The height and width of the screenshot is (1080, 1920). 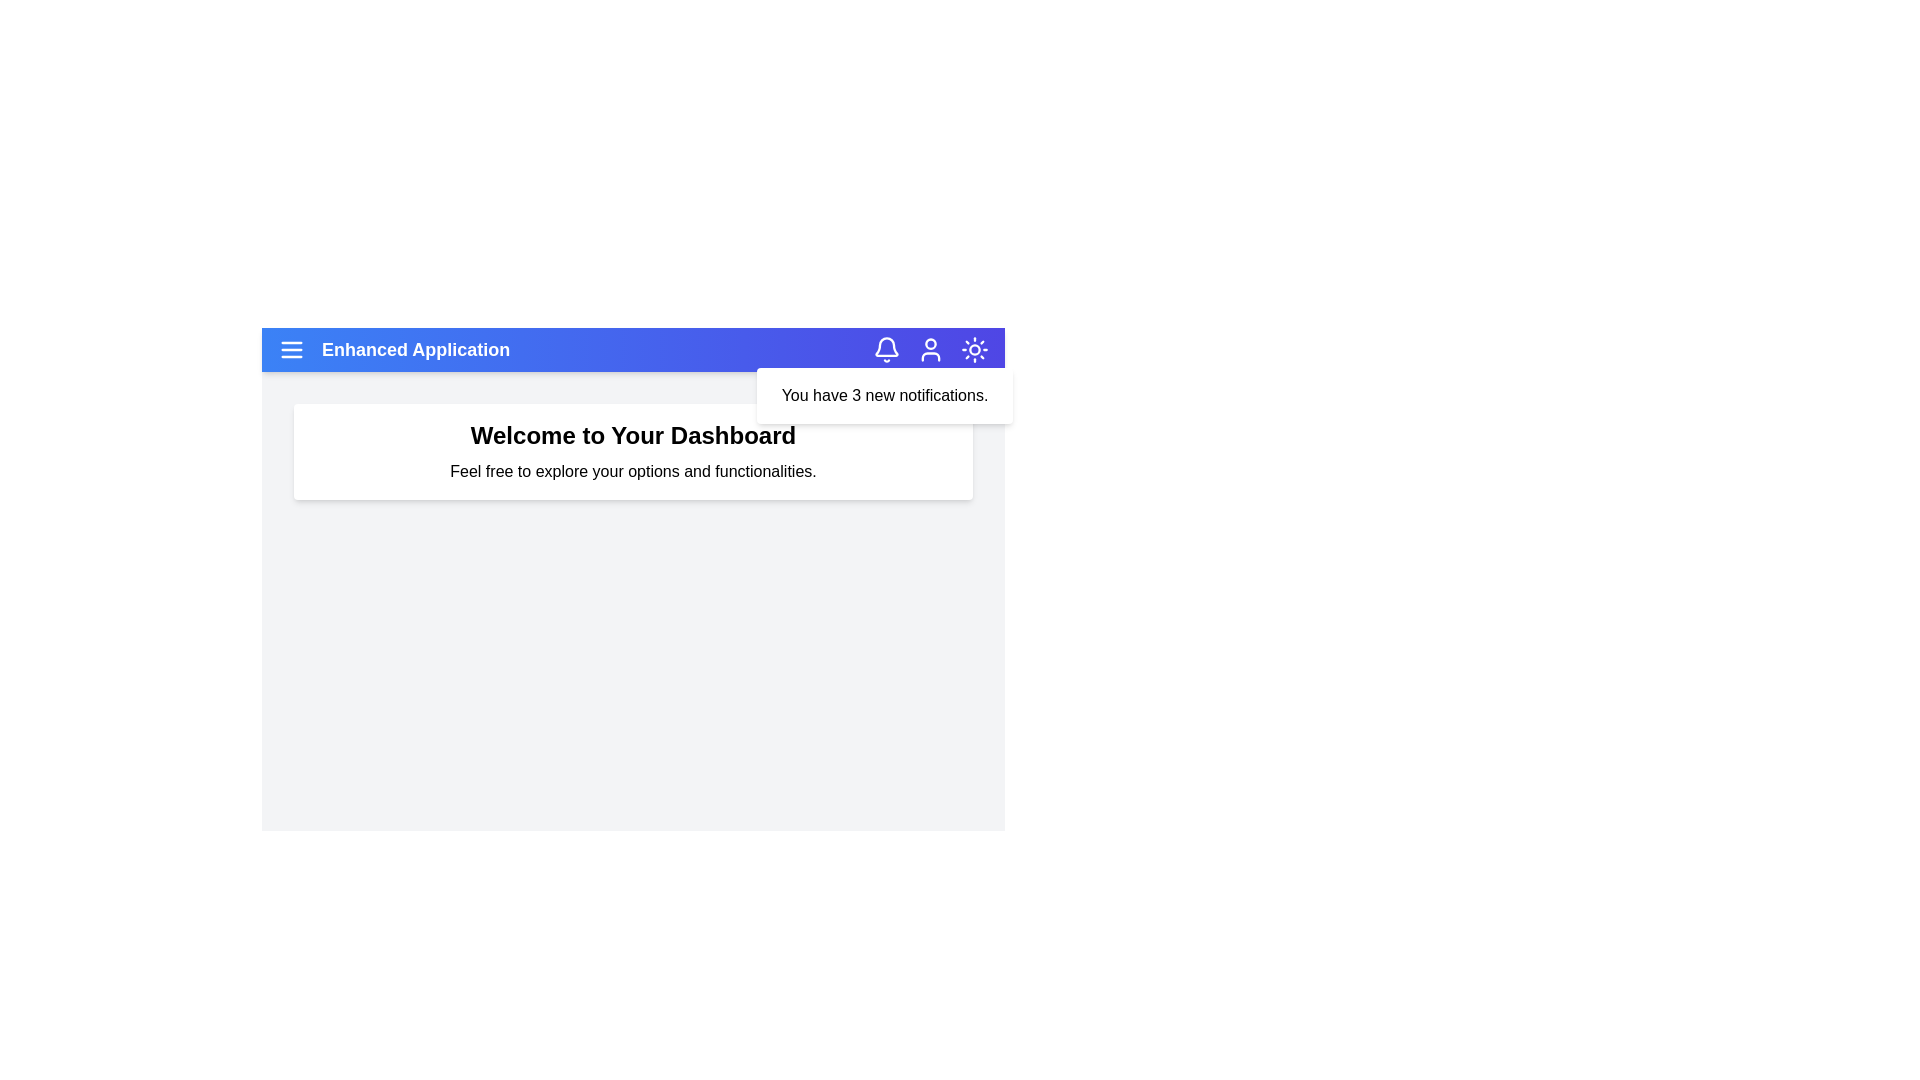 I want to click on the menu icon to open the menu, so click(x=291, y=349).